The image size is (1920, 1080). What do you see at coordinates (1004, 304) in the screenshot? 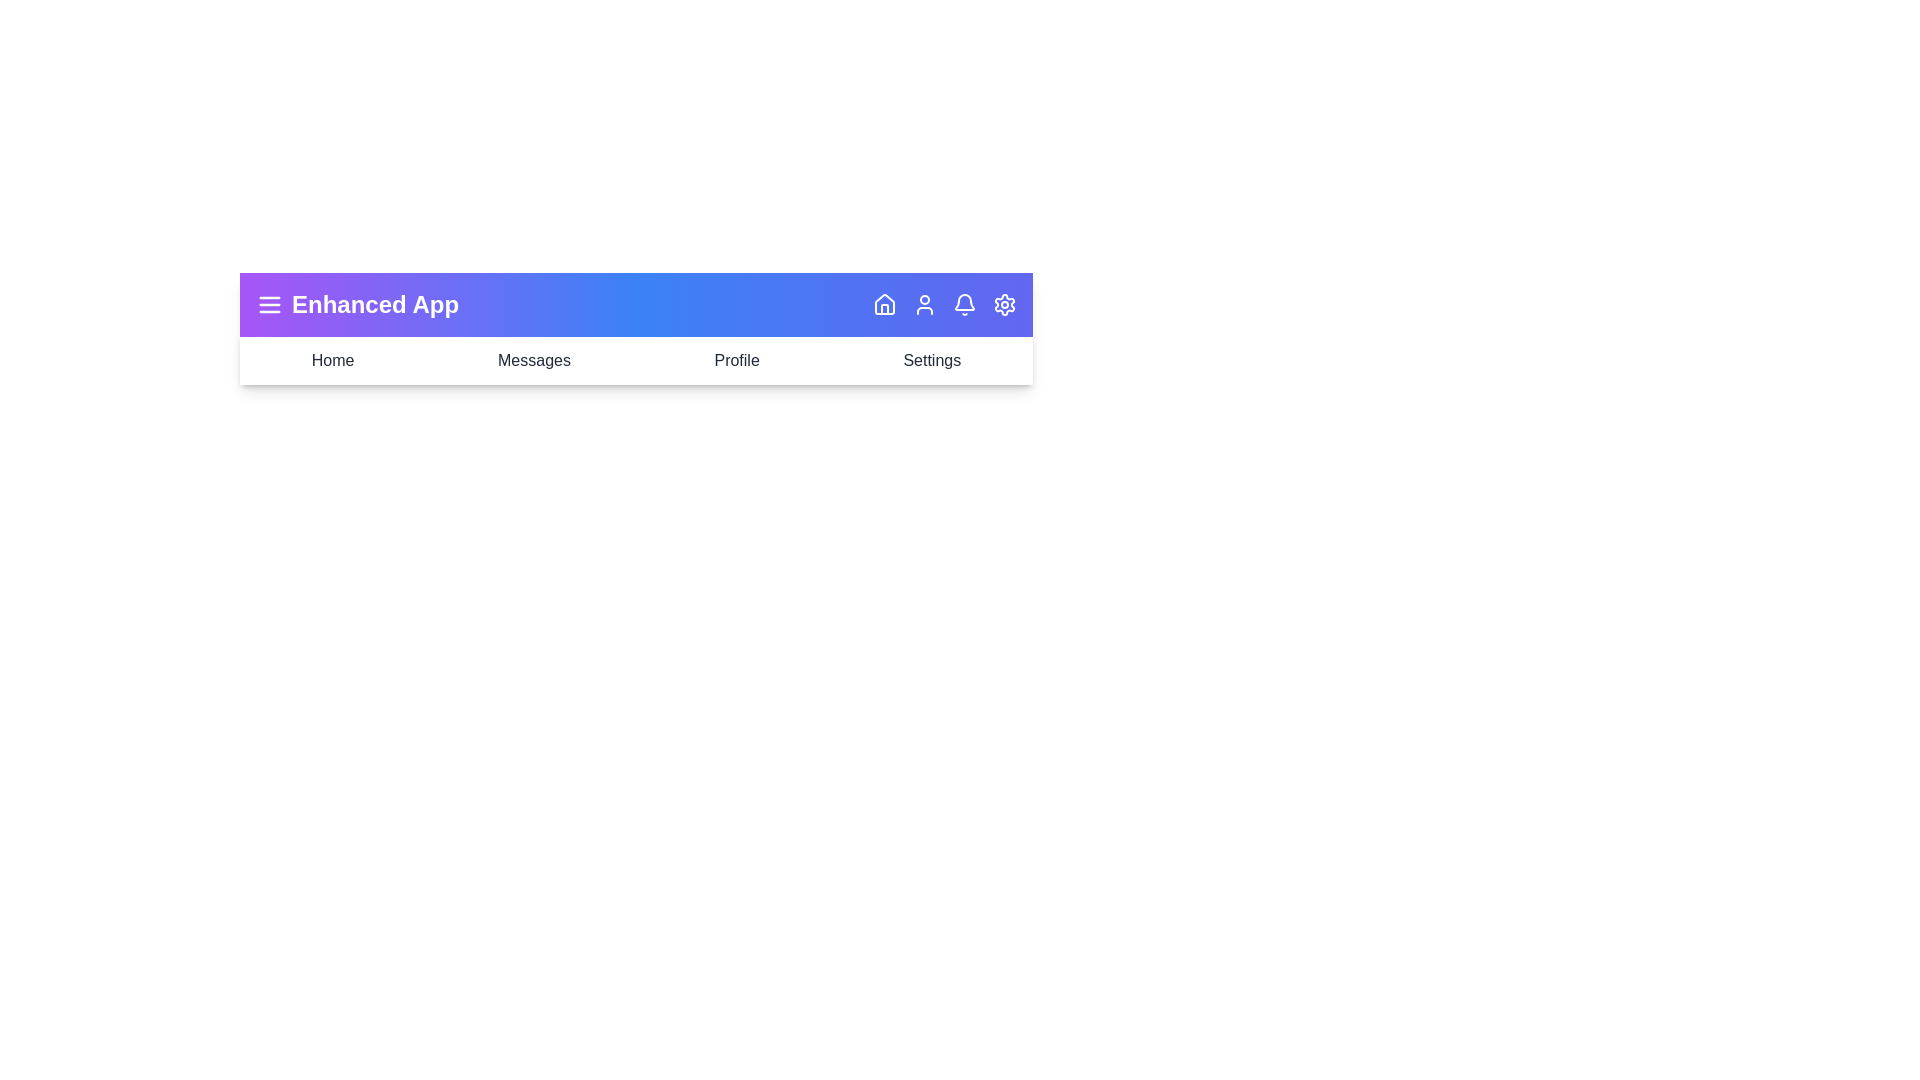
I see `the Settings icon in the navigation bar` at bounding box center [1004, 304].